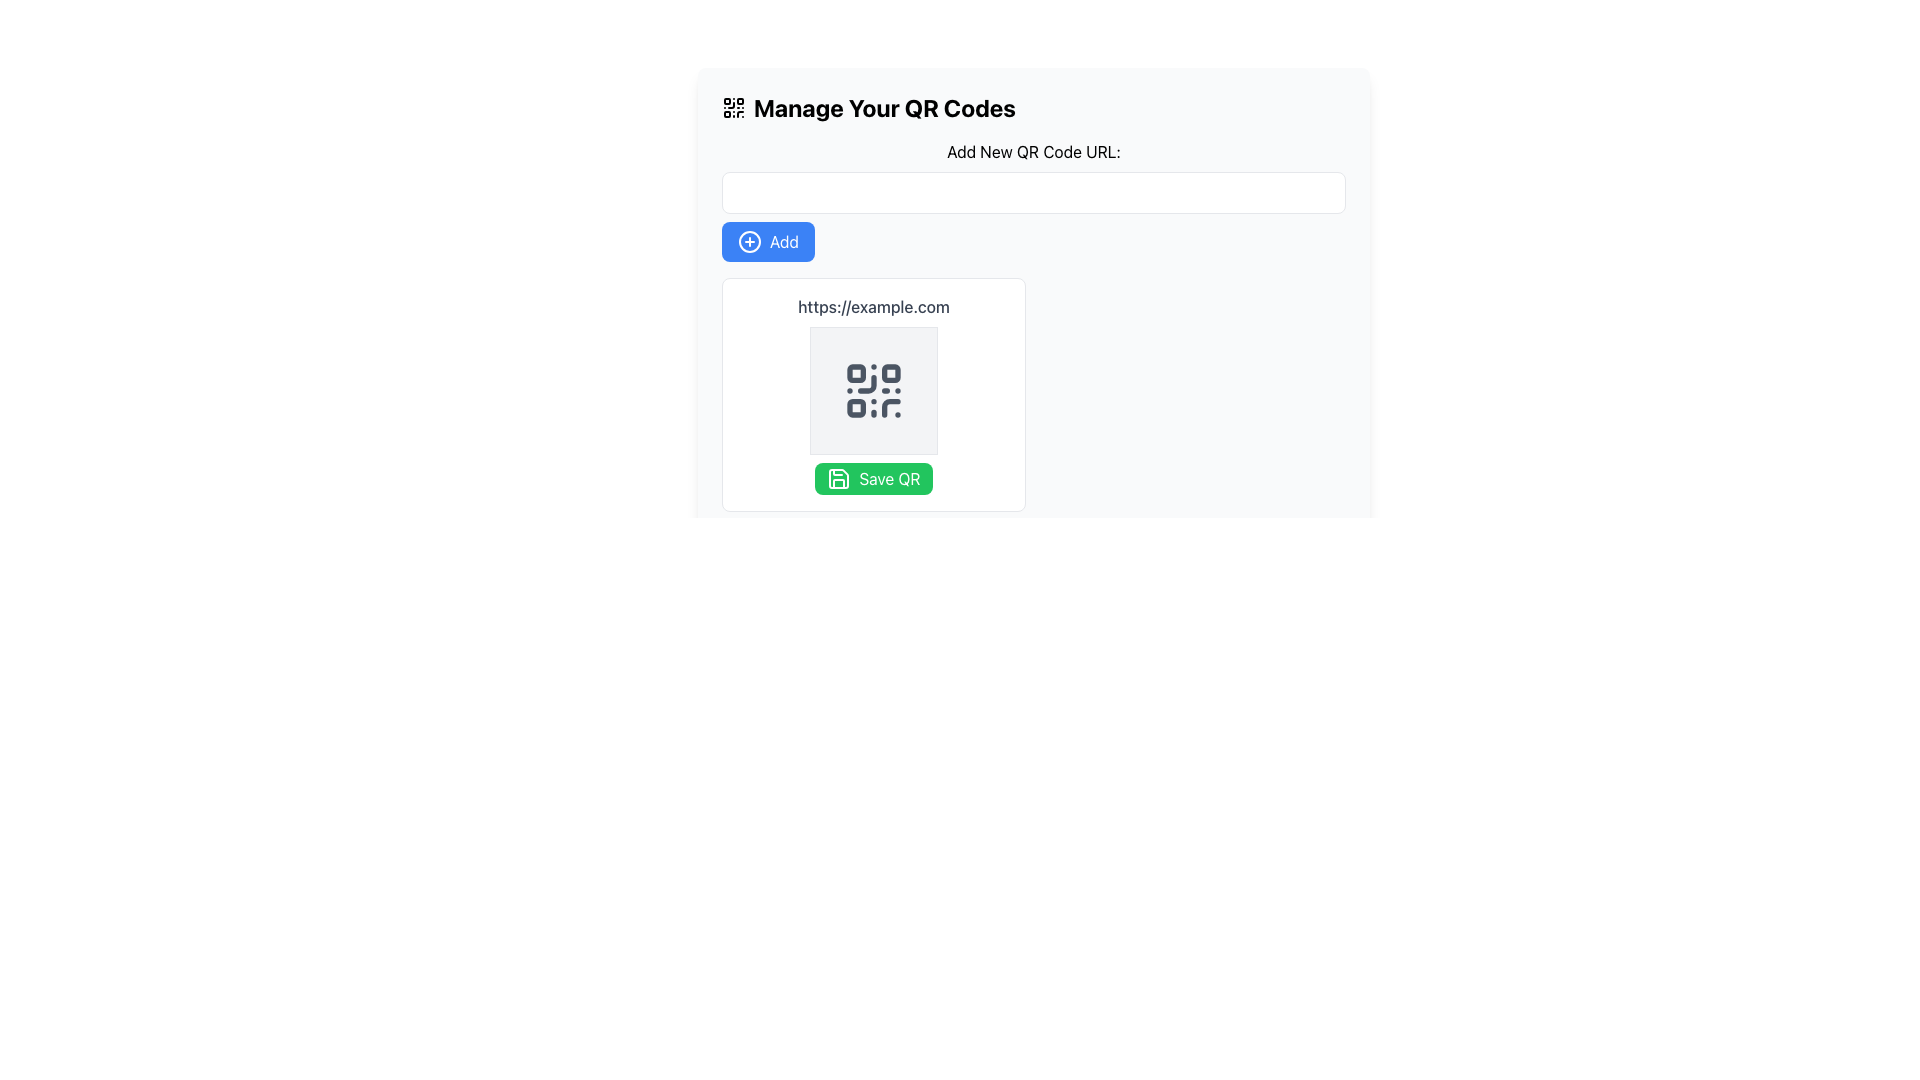 The height and width of the screenshot is (1080, 1920). Describe the element at coordinates (733, 108) in the screenshot. I see `the SVG icon representing a QR code, located at the top-left corner of the interface next to the 'Manage Your QR Codes' heading` at that location.